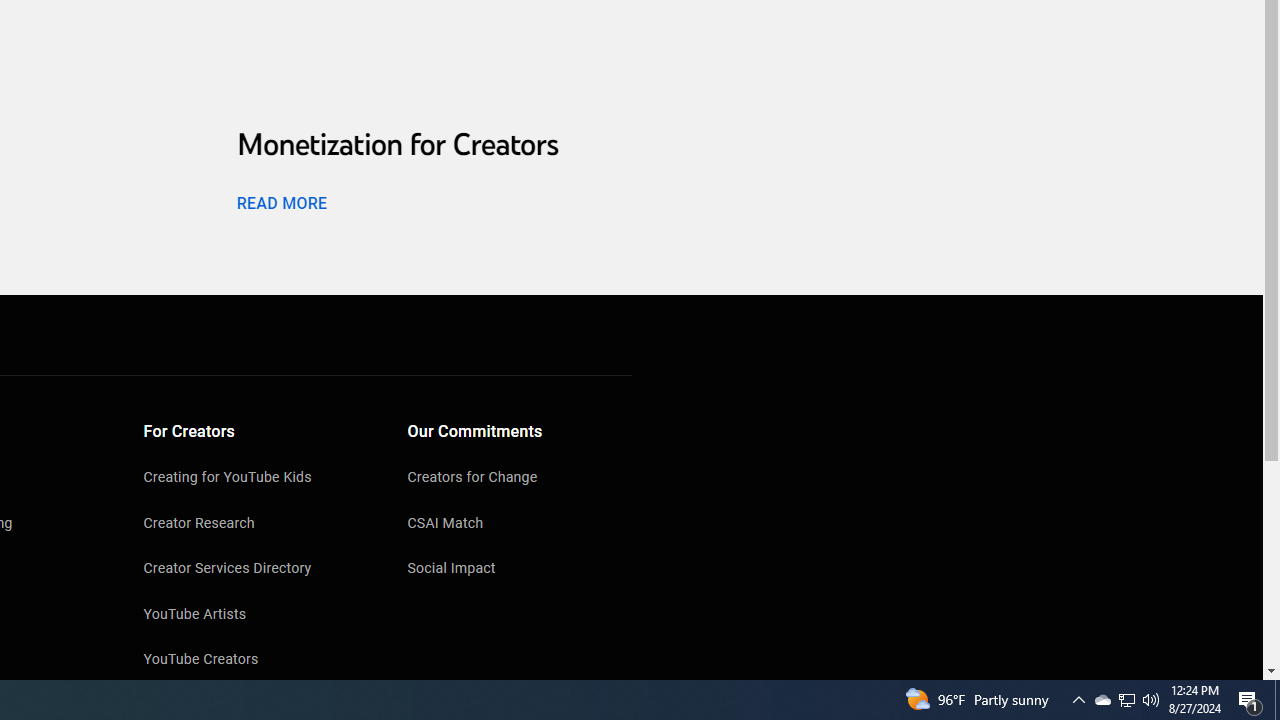 This screenshot has width=1280, height=720. I want to click on 'READ MORE', so click(280, 203).